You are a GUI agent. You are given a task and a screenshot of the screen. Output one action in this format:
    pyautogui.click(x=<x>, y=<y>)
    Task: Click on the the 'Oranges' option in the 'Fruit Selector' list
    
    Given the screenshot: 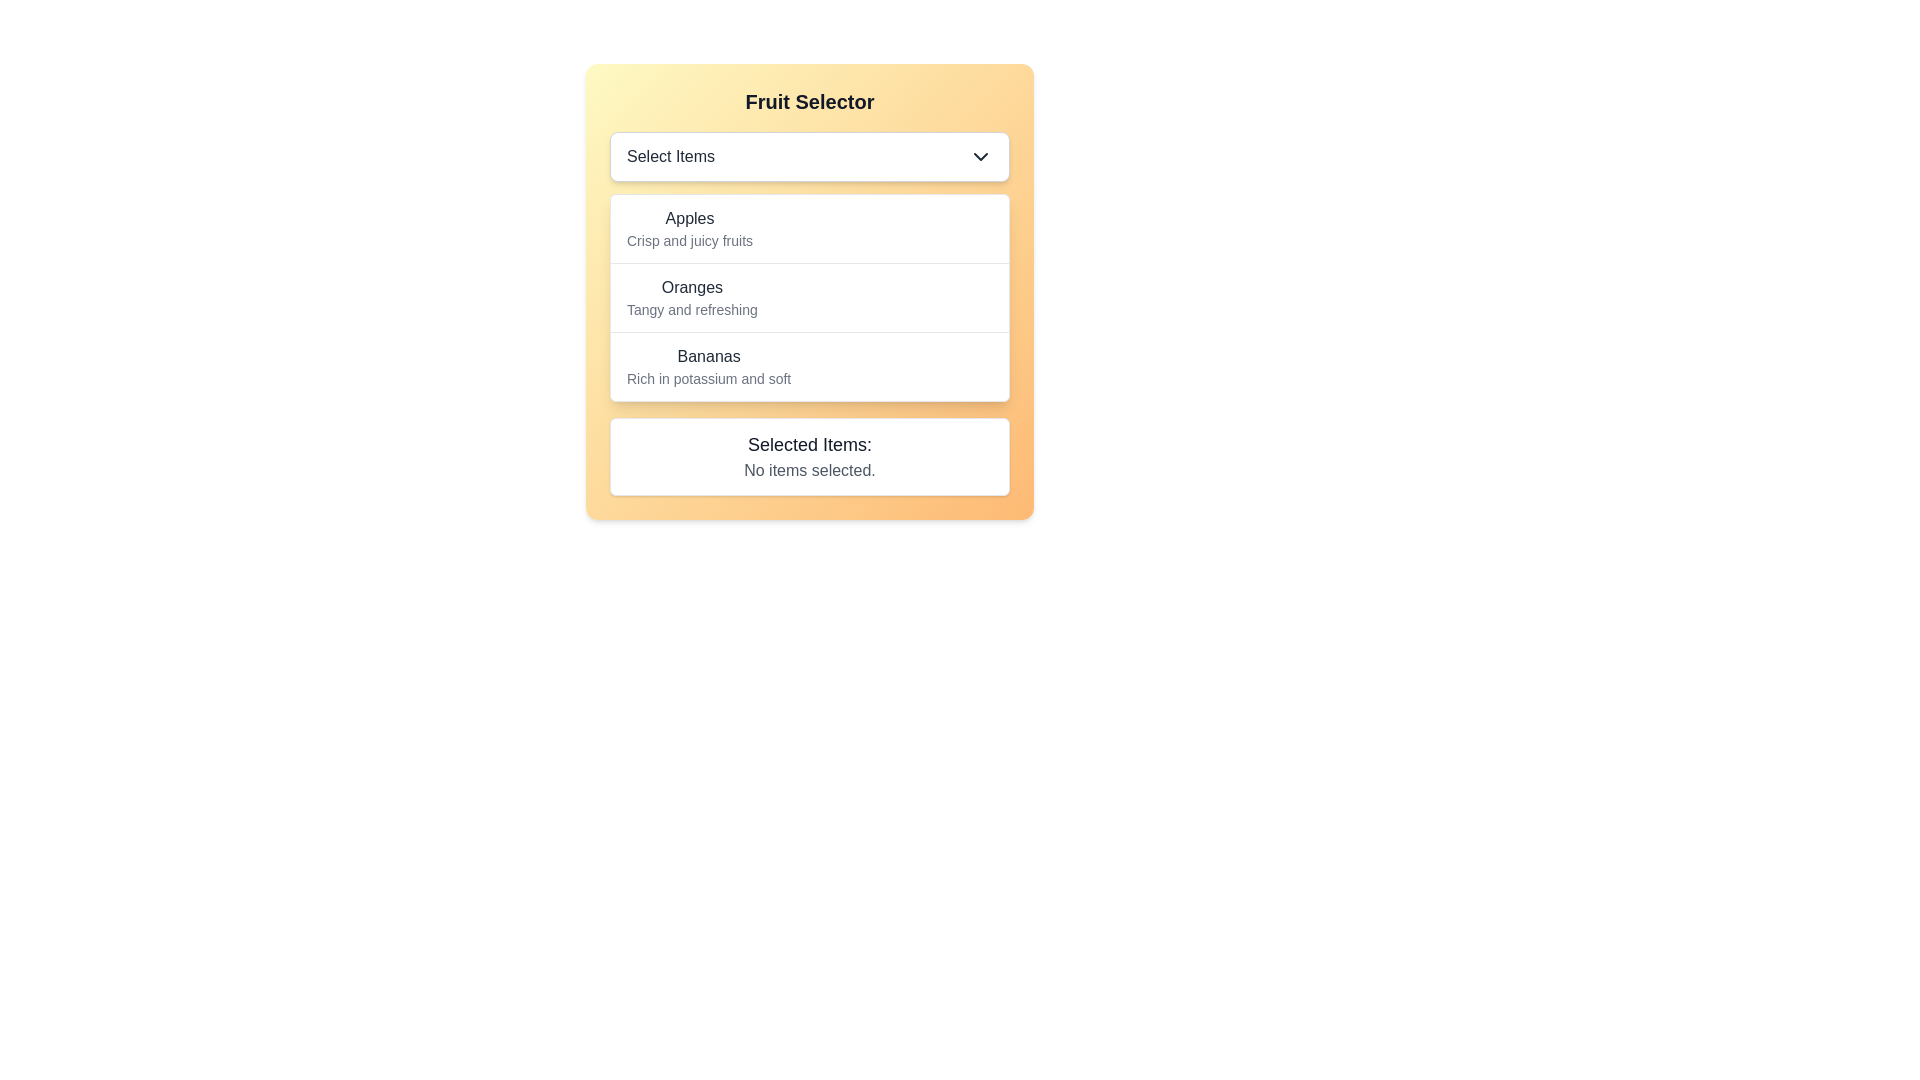 What is the action you would take?
    pyautogui.click(x=810, y=297)
    